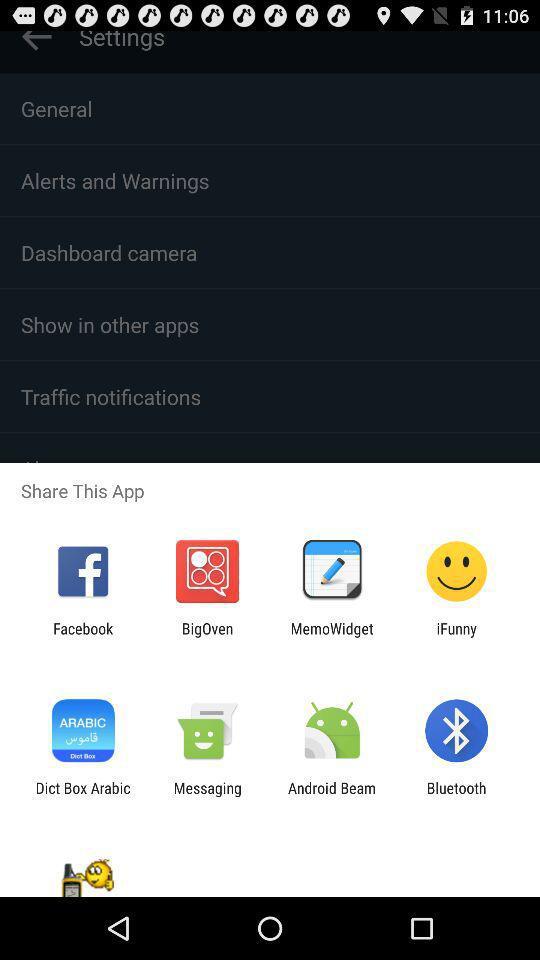 The image size is (540, 960). Describe the element at coordinates (332, 636) in the screenshot. I see `memowidget` at that location.